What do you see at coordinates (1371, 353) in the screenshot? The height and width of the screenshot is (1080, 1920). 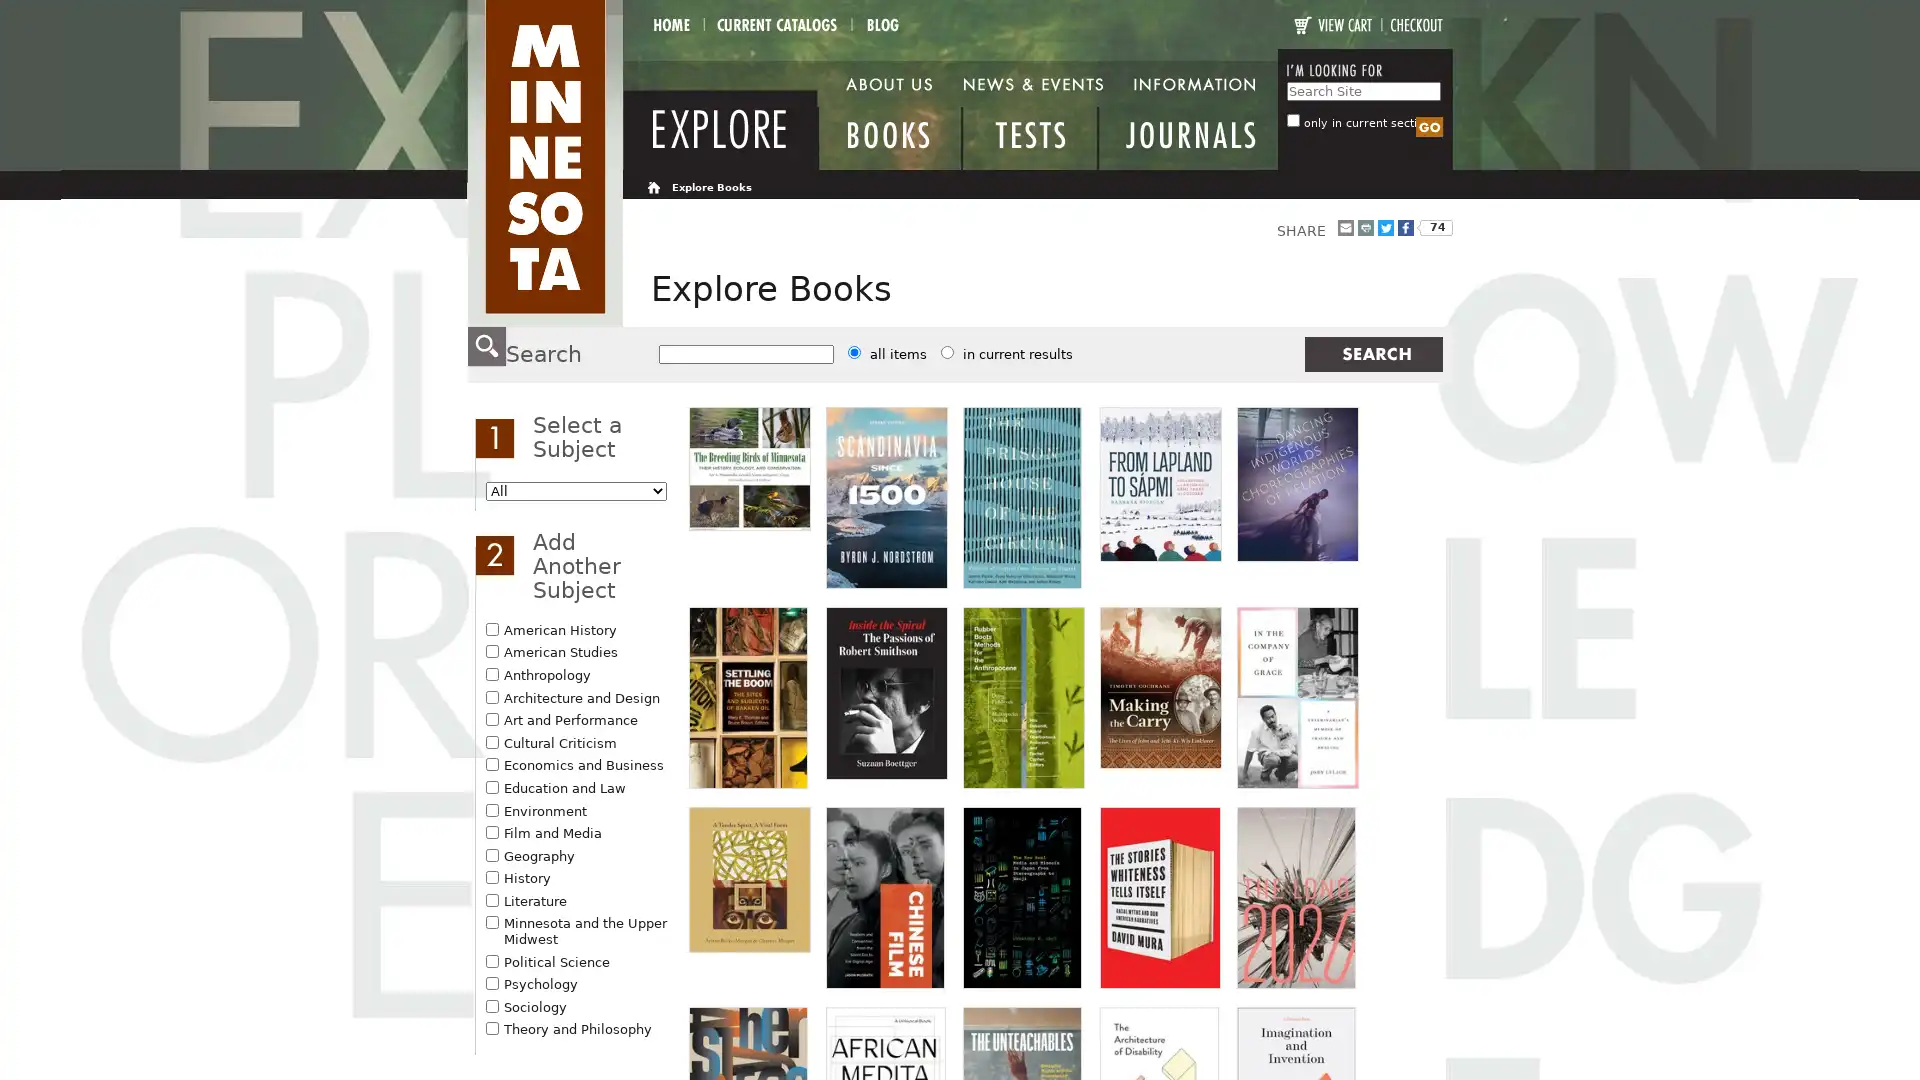 I see `Search` at bounding box center [1371, 353].